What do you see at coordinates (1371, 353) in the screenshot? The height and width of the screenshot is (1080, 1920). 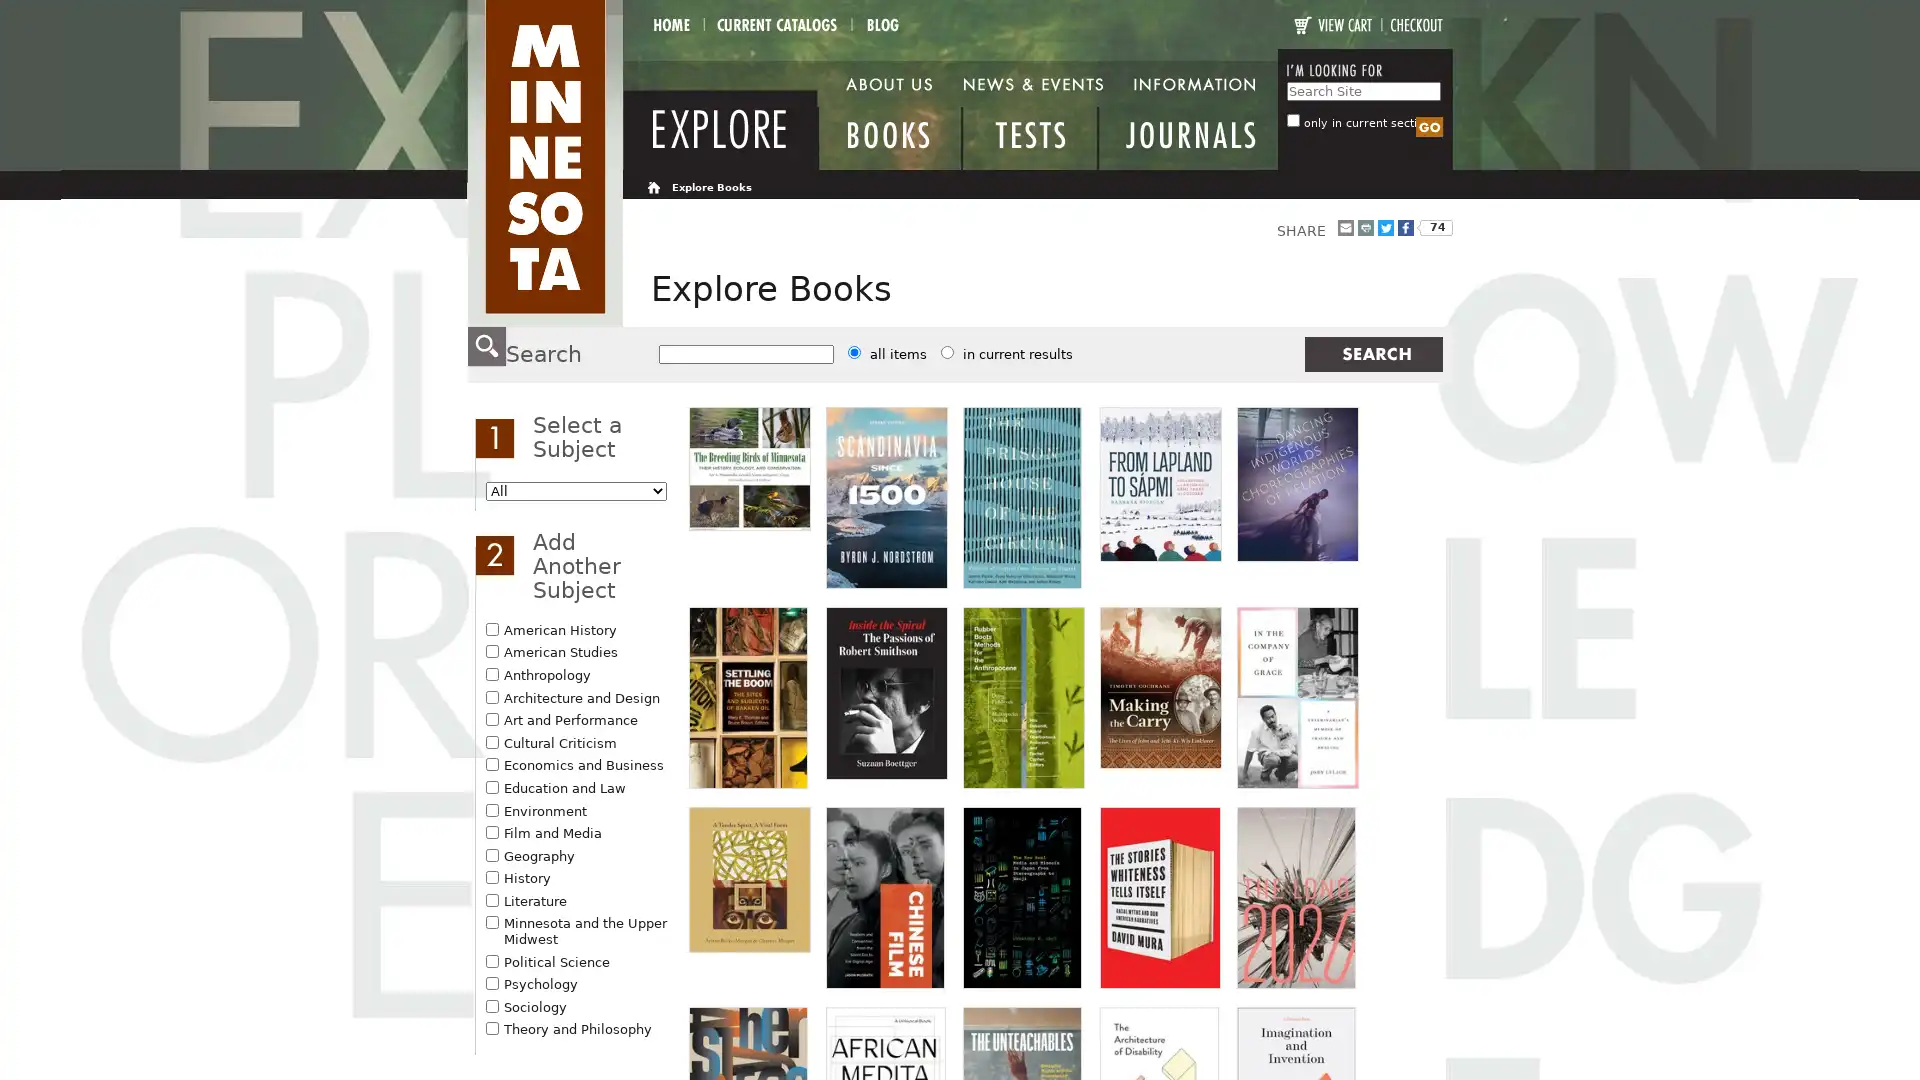 I see `Search` at bounding box center [1371, 353].